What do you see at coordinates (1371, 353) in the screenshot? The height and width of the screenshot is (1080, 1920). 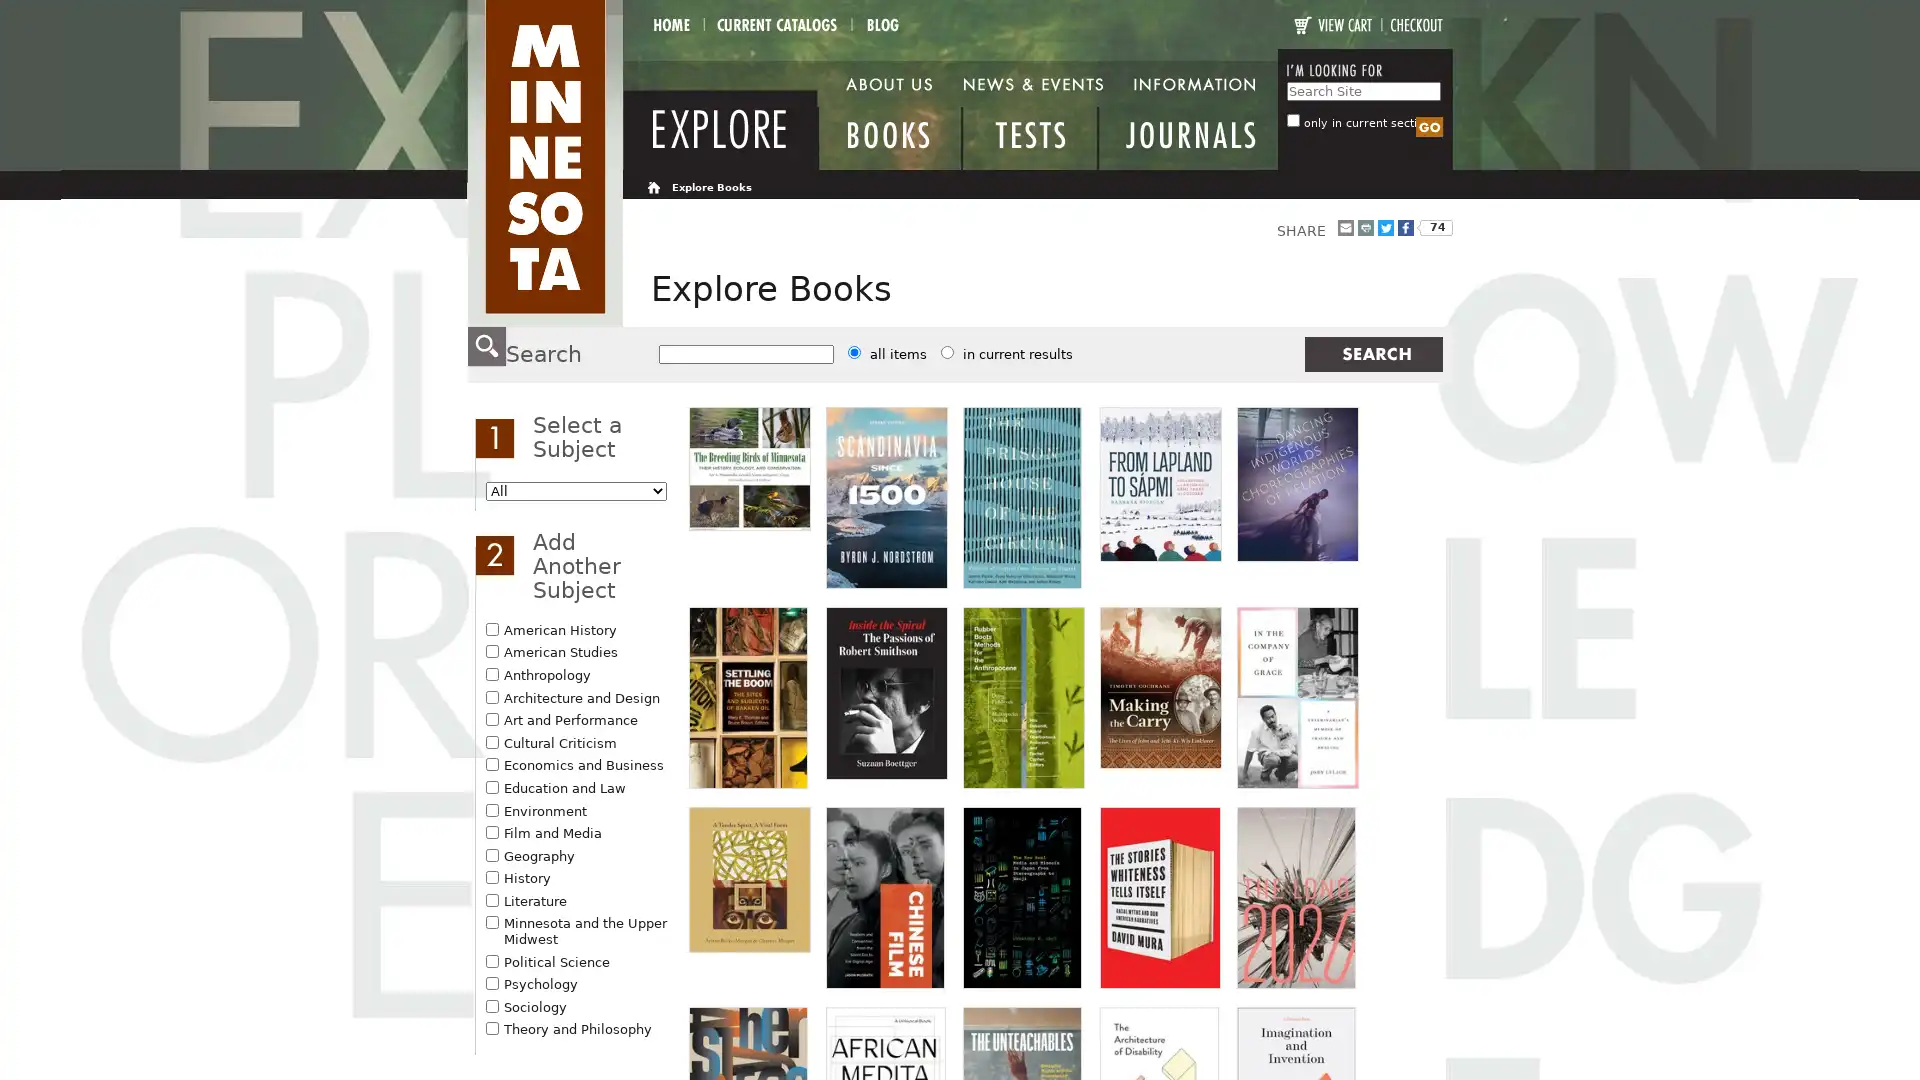 I see `Search` at bounding box center [1371, 353].